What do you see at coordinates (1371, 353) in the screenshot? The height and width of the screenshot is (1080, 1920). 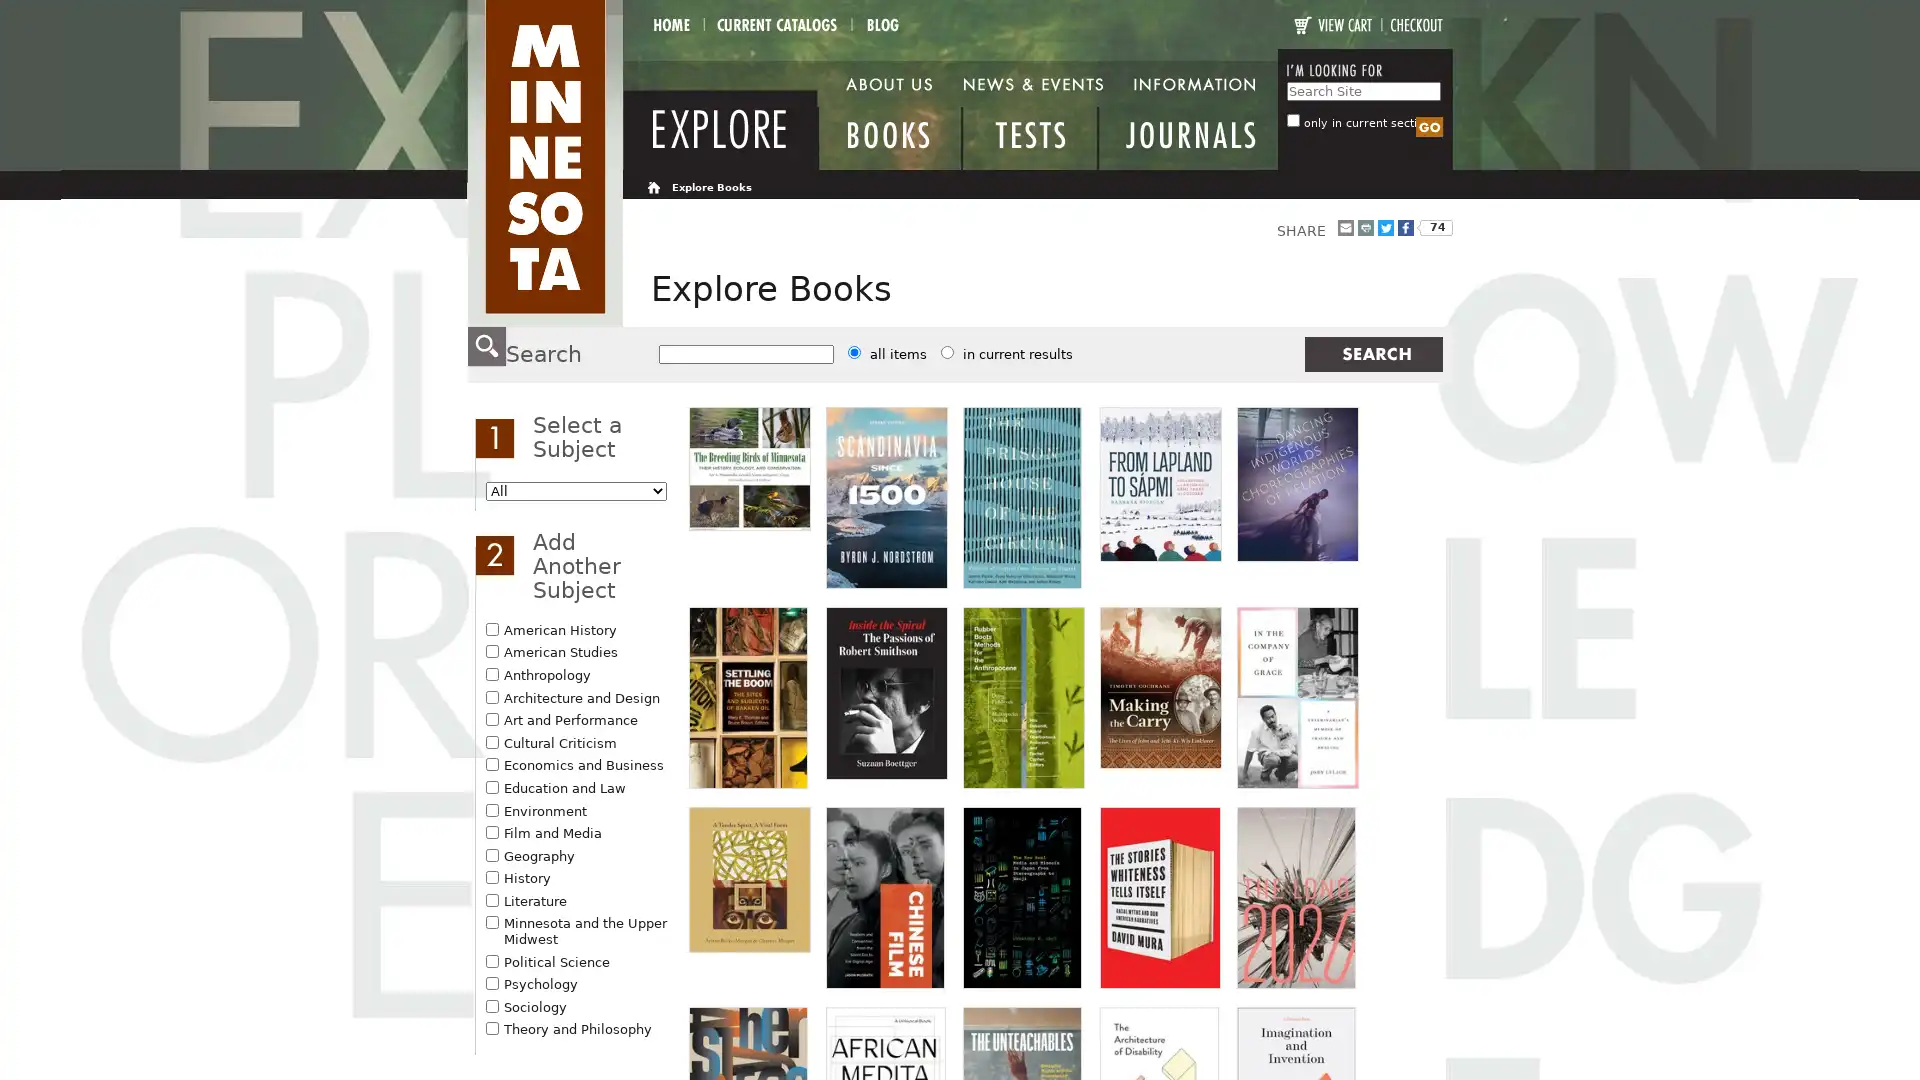 I see `Search` at bounding box center [1371, 353].